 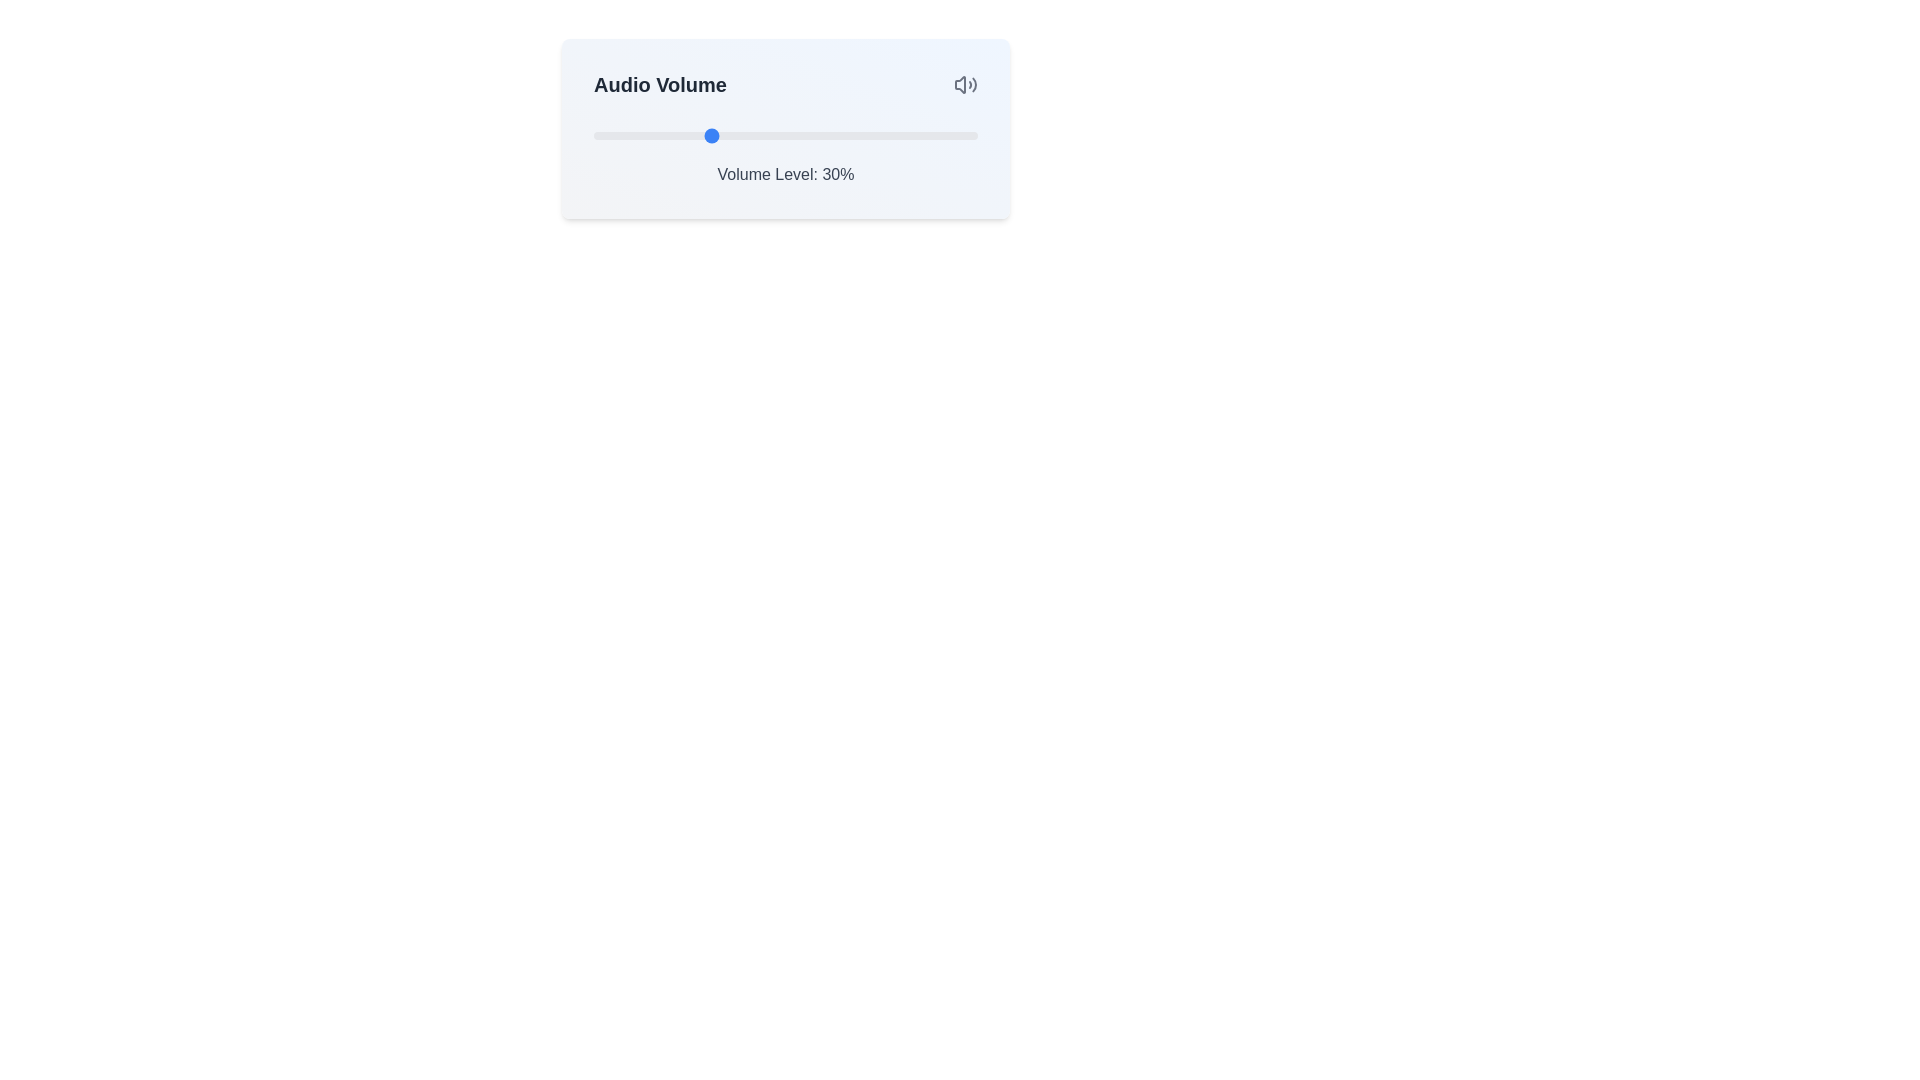 I want to click on audio volume, so click(x=892, y=135).